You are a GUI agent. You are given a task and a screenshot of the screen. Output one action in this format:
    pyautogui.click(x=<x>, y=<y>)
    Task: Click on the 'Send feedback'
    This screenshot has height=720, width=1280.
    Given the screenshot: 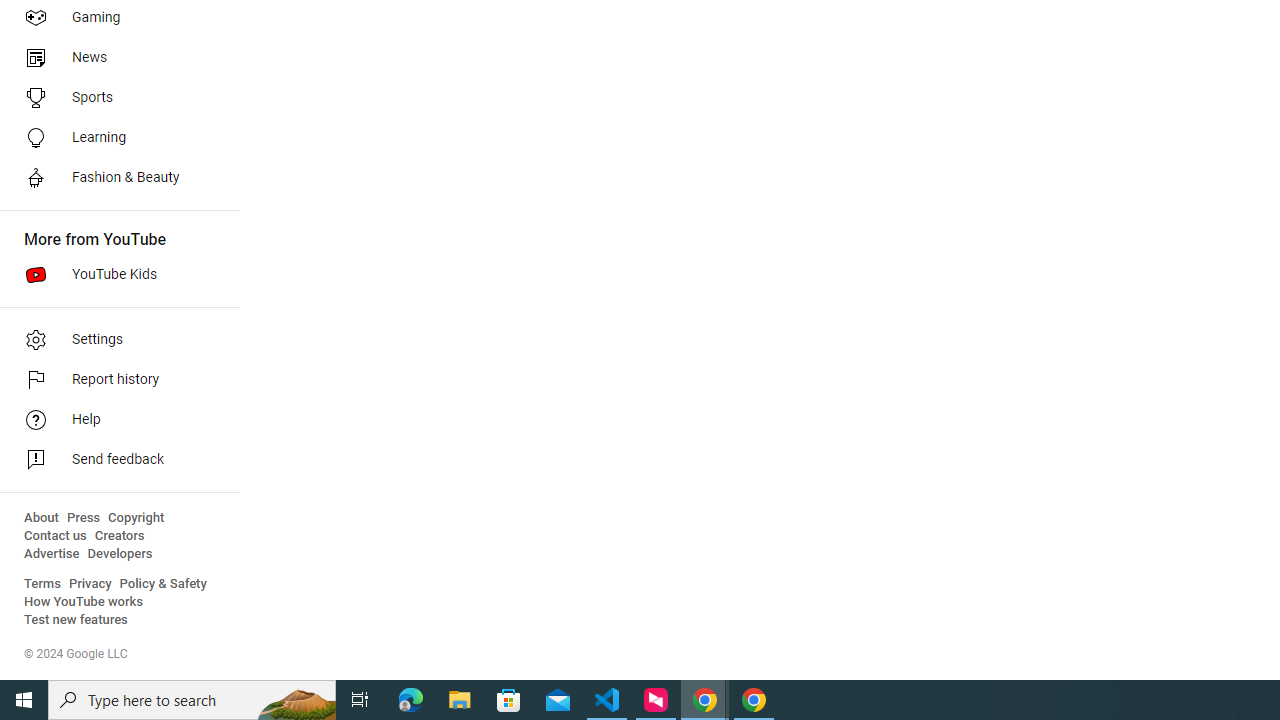 What is the action you would take?
    pyautogui.click(x=112, y=460)
    